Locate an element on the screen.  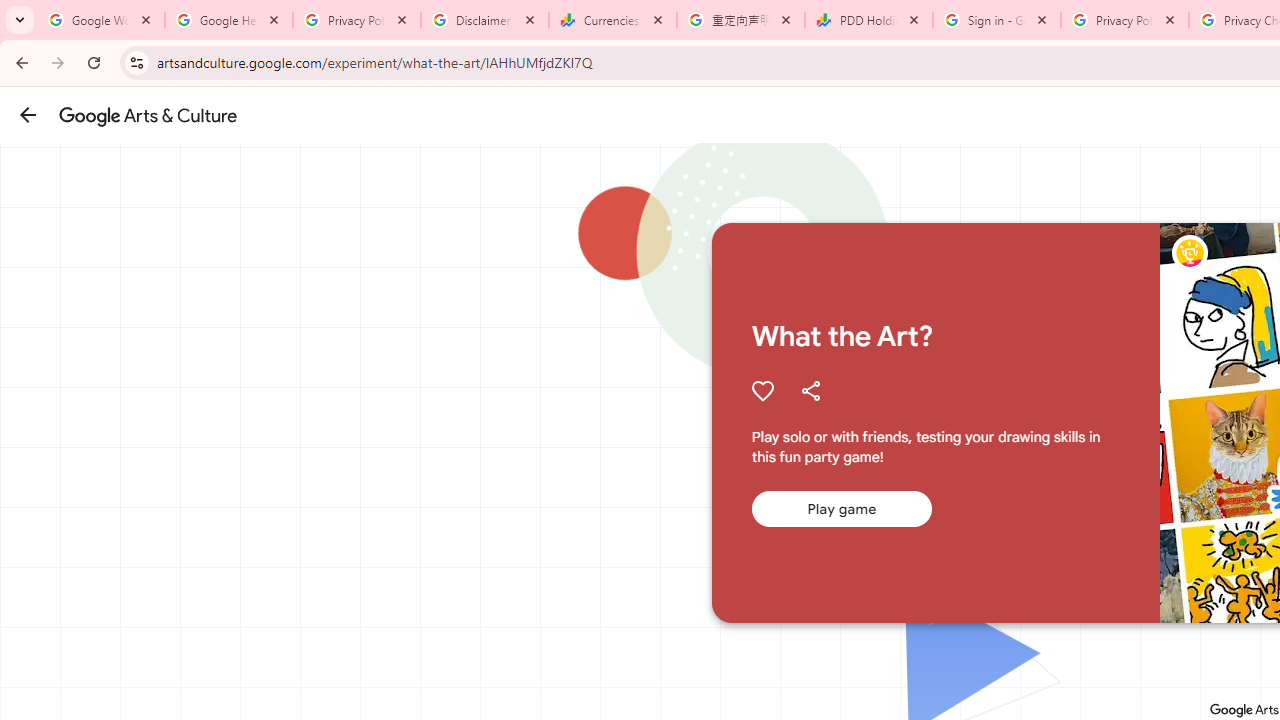
'Share "What the Art?"' is located at coordinates (810, 390).